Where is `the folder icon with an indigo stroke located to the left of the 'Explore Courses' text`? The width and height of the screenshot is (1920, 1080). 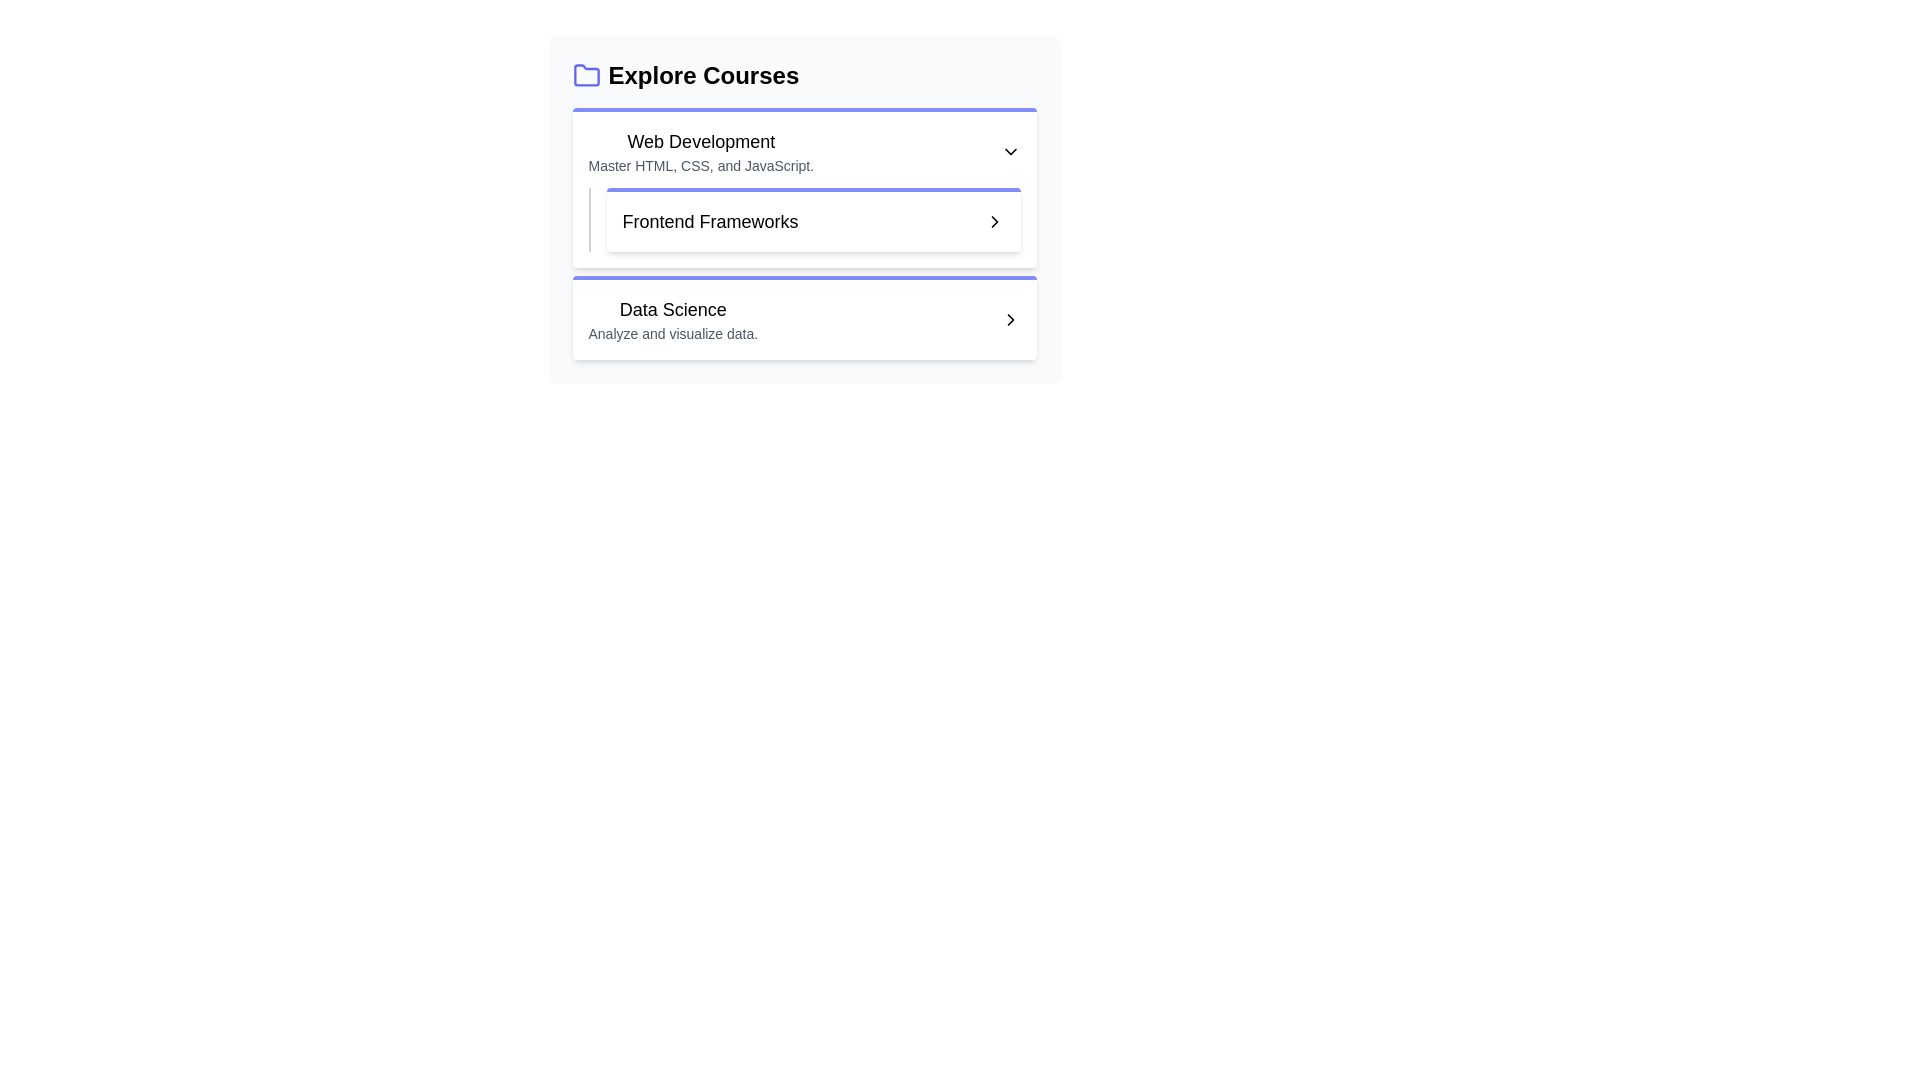 the folder icon with an indigo stroke located to the left of the 'Explore Courses' text is located at coordinates (585, 75).